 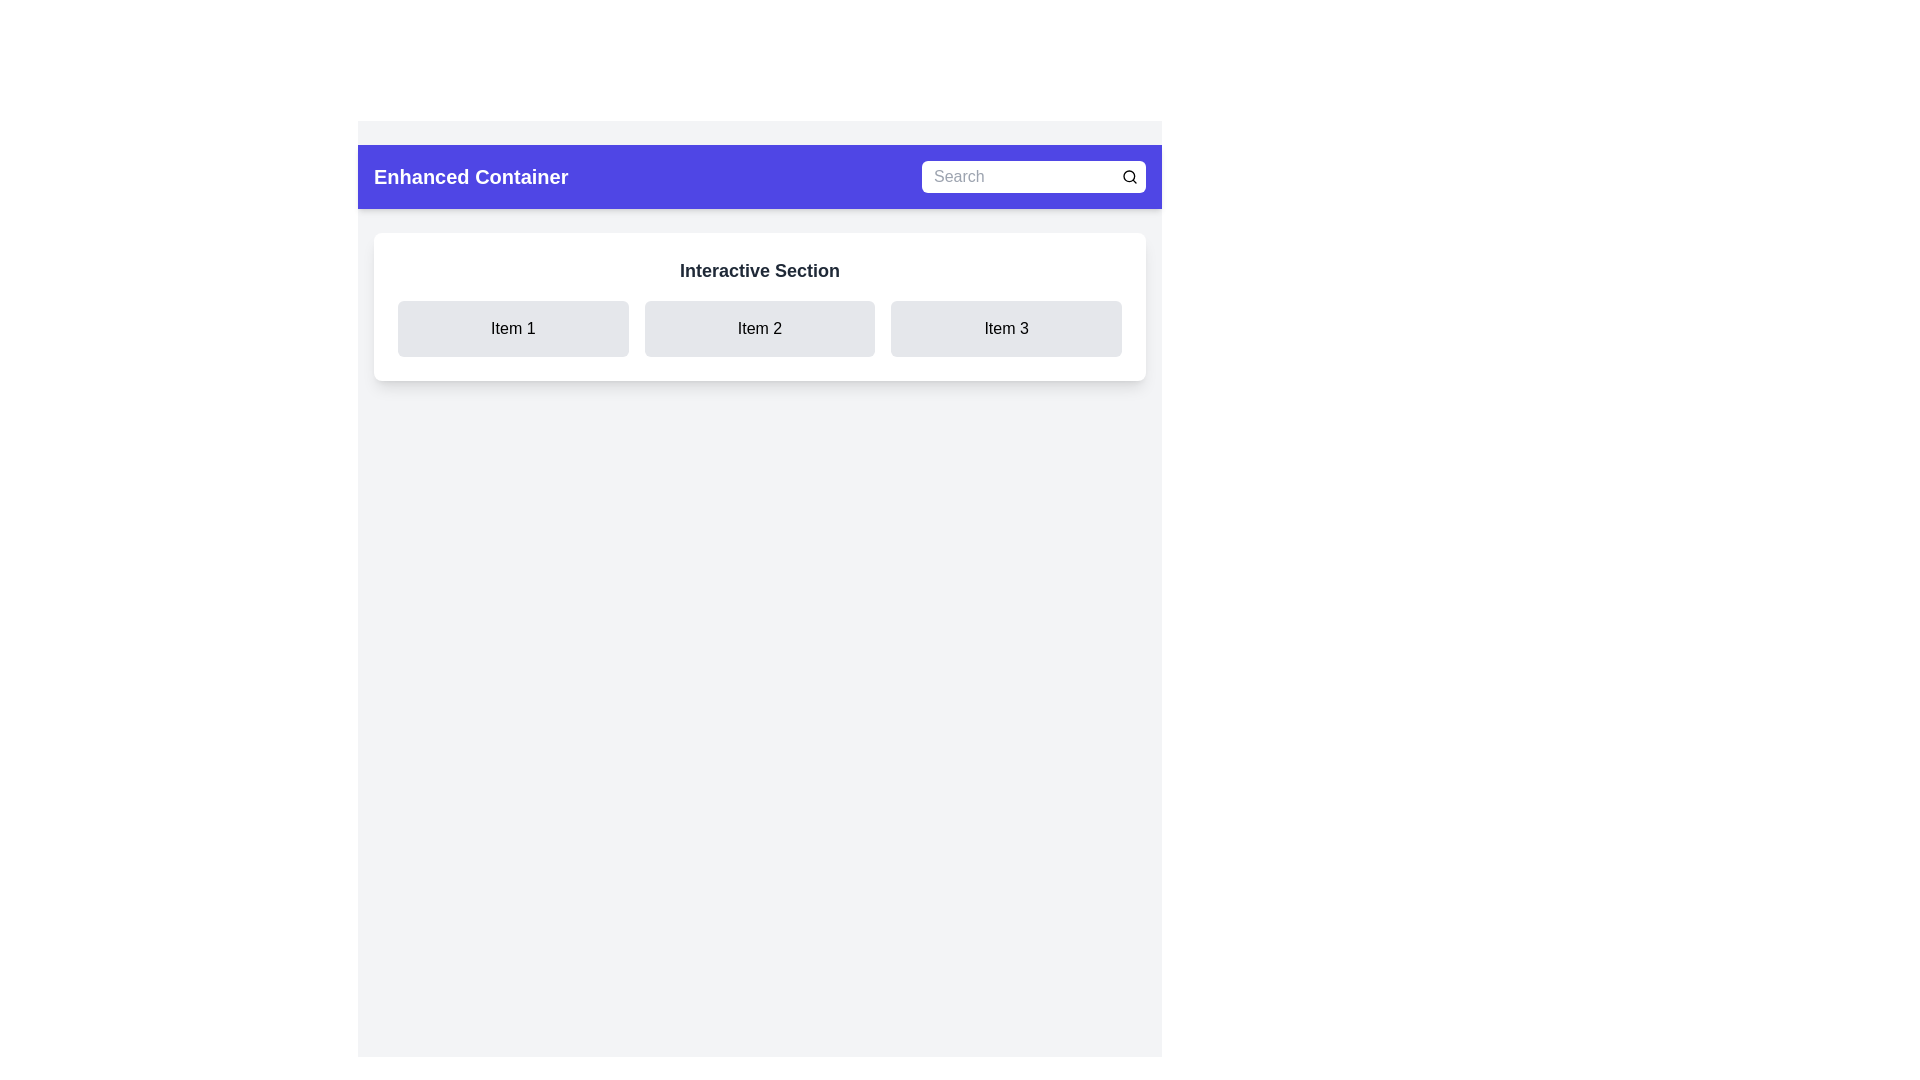 What do you see at coordinates (1006, 327) in the screenshot?
I see `the Text label that indicates the identification or name of the related card component in the third card of the Interactive Section` at bounding box center [1006, 327].